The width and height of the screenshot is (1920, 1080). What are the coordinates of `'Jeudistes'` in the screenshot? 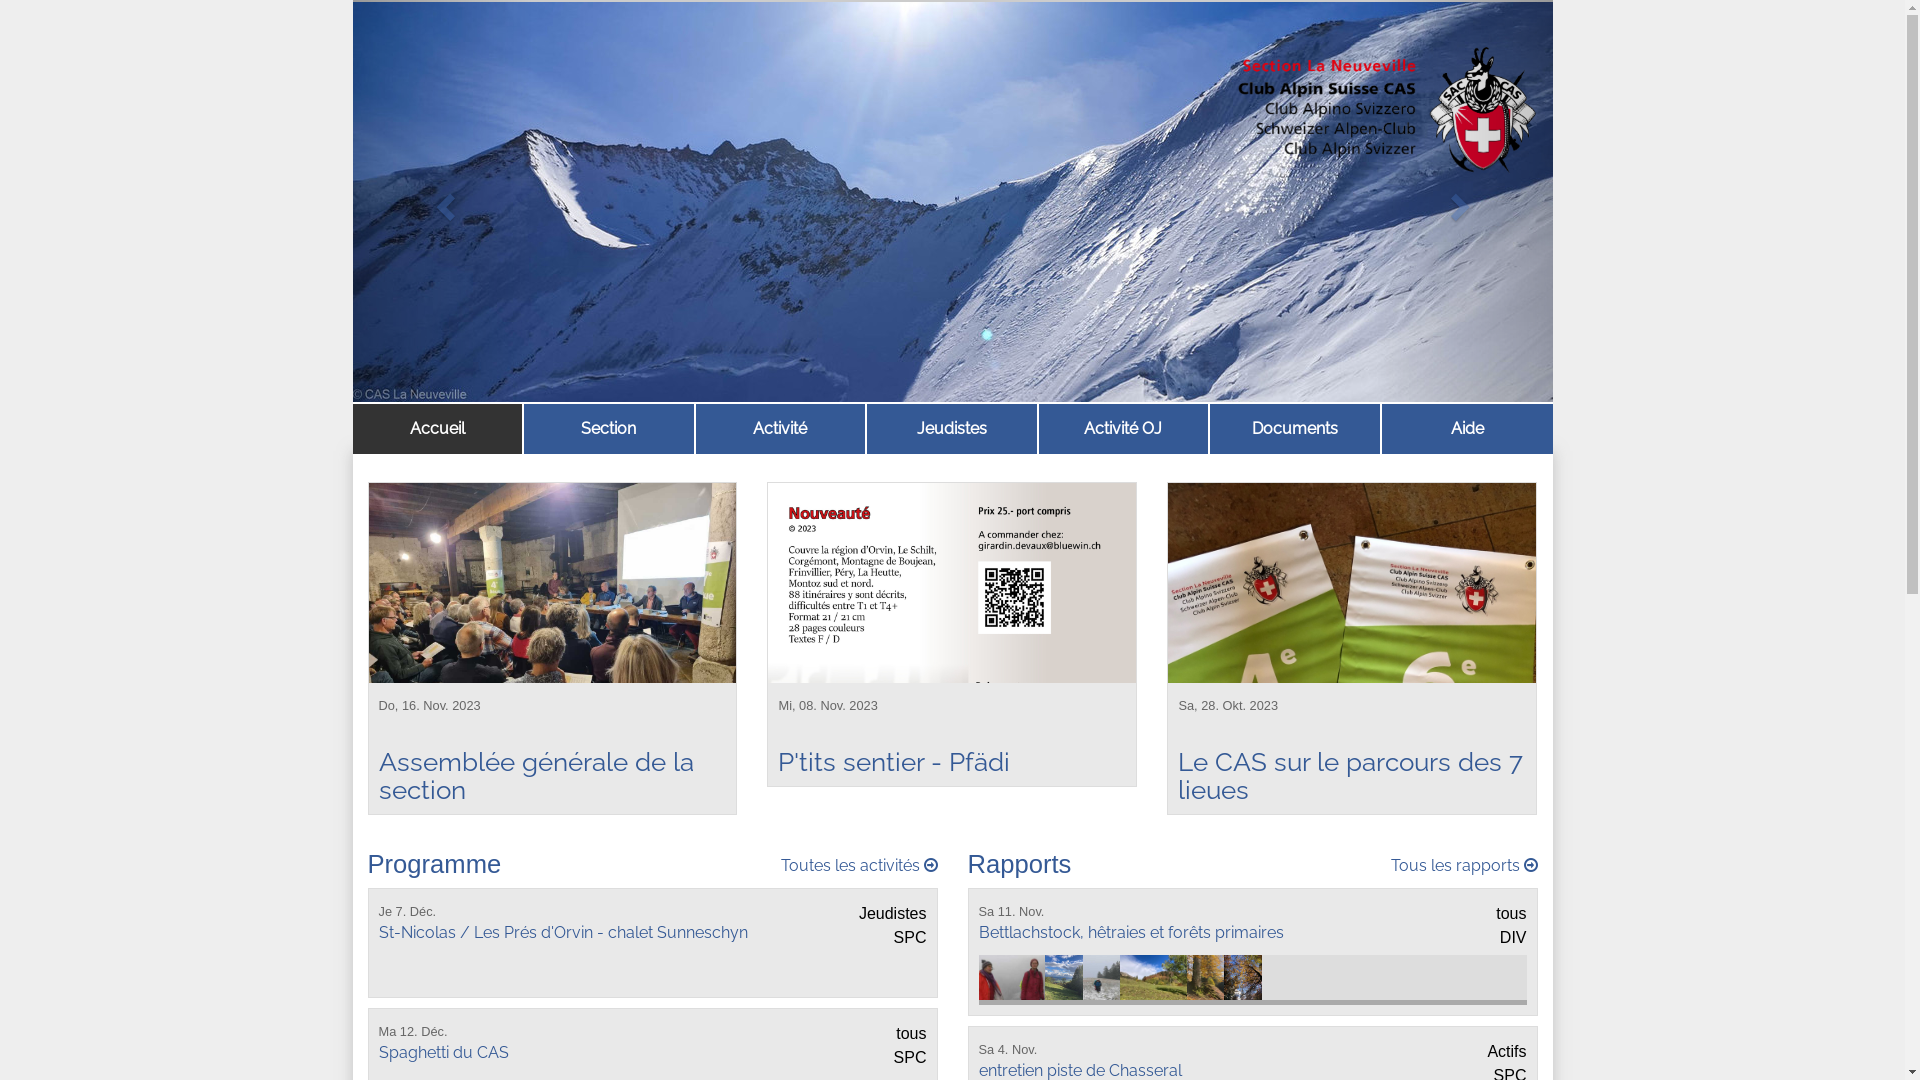 It's located at (872, 427).